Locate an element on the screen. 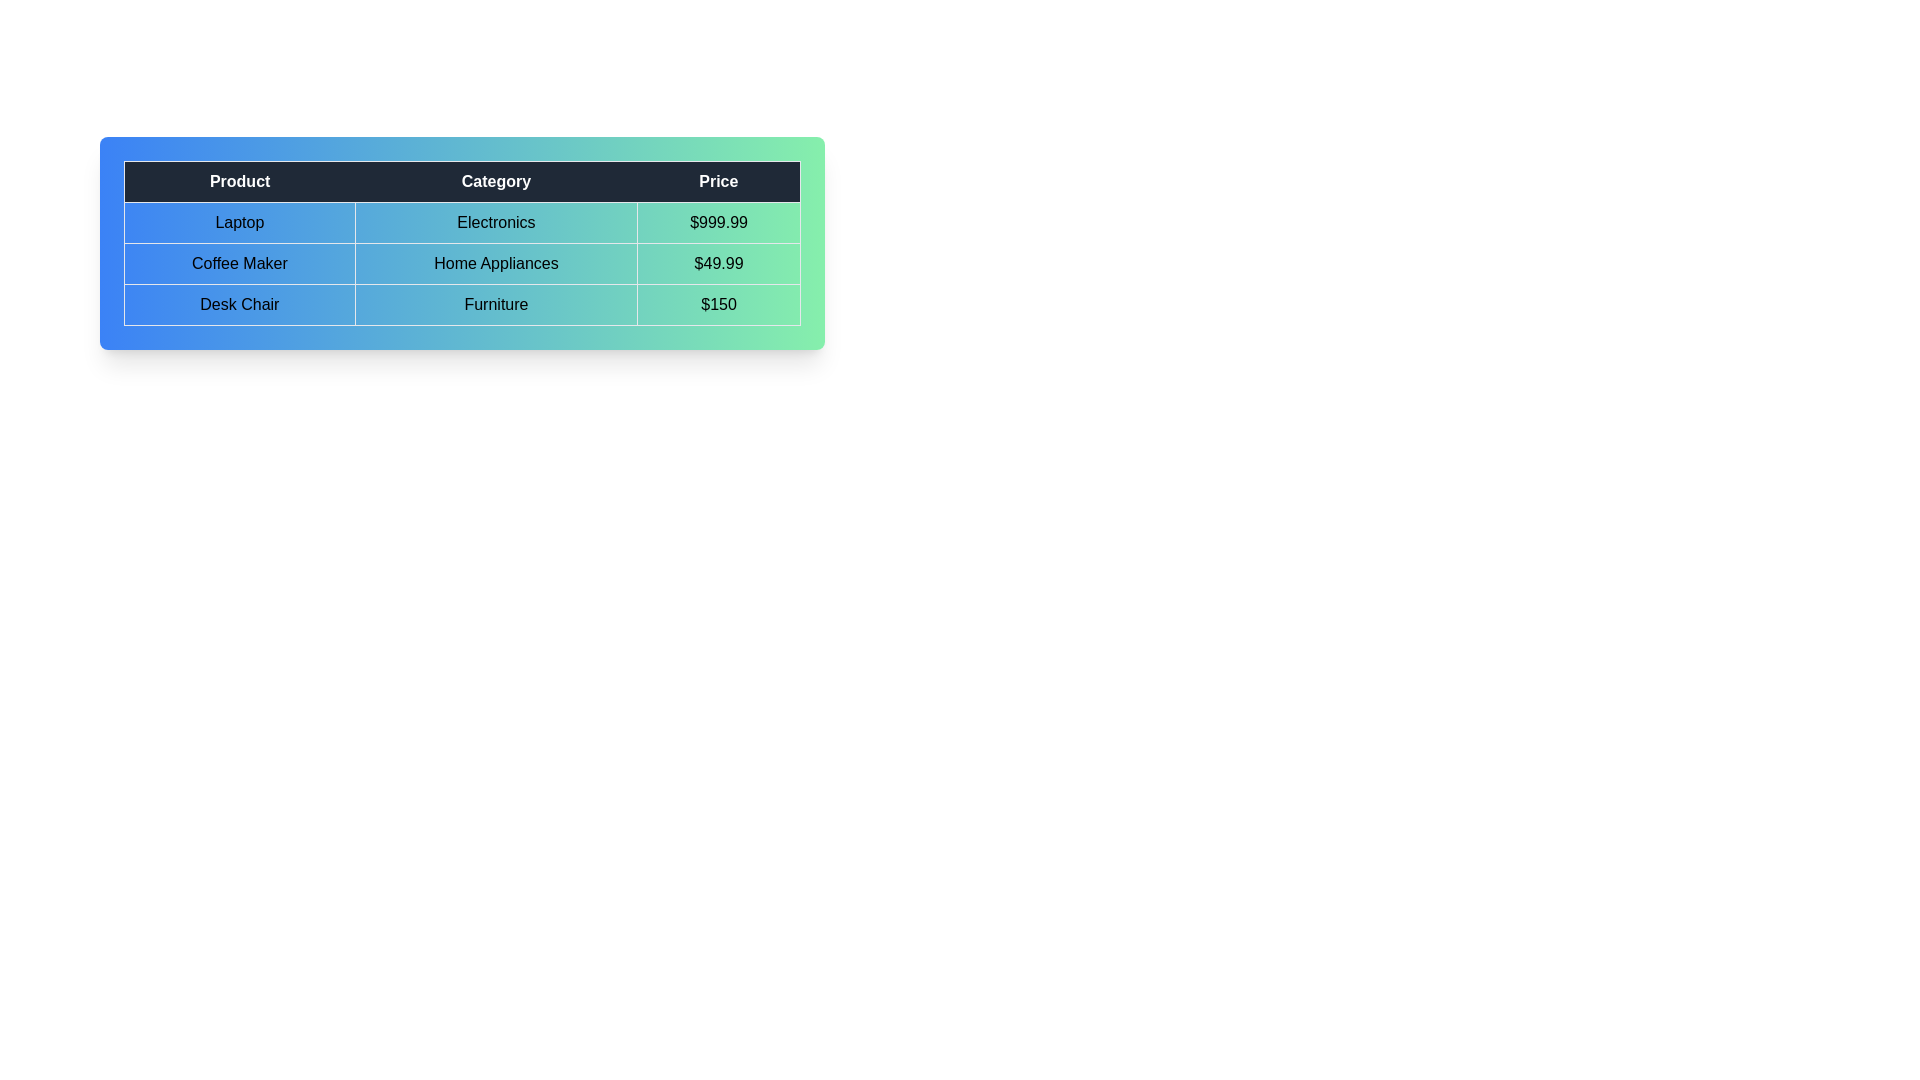  the first row of the product table that displays the product name, category, and price information is located at coordinates (461, 223).